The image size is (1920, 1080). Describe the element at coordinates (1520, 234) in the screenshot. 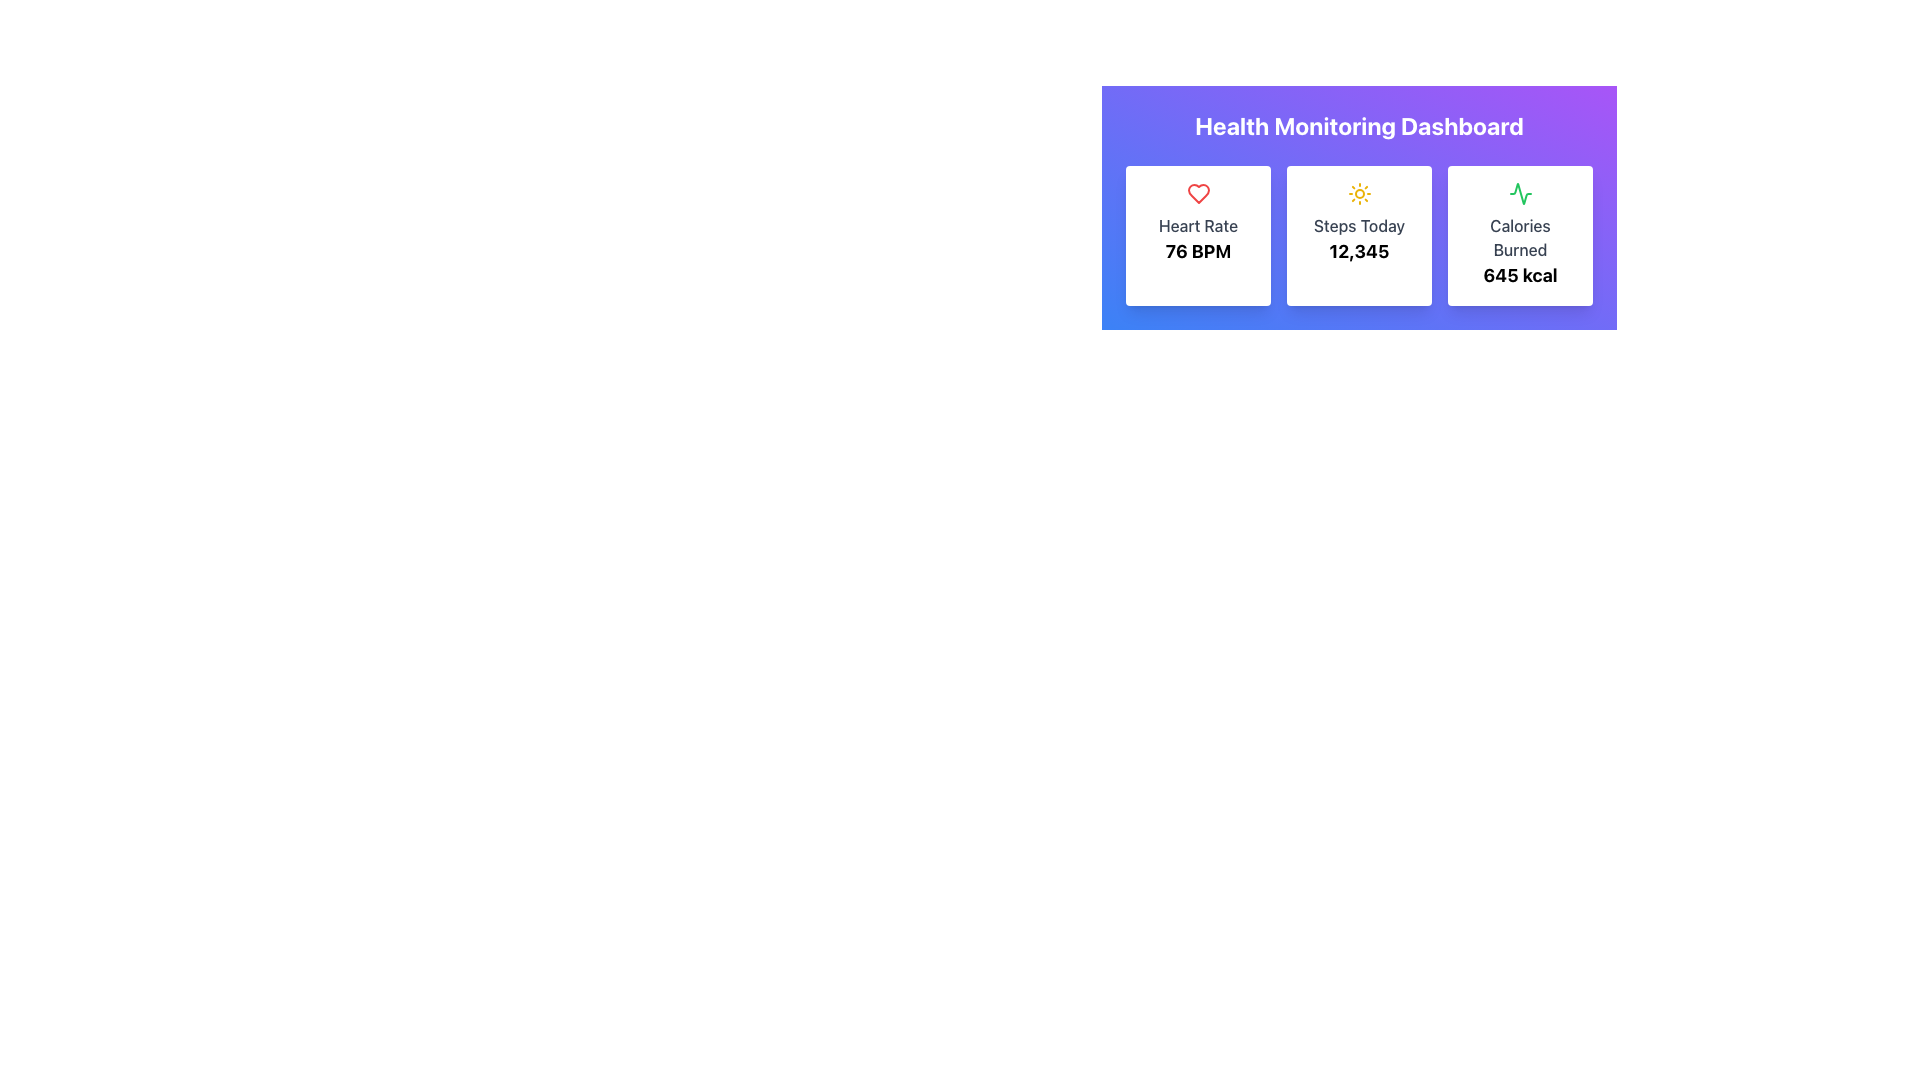

I see `the displayed information on the rightmost Info card that shows the number of calories burned, prominently displayed in bold text` at that location.